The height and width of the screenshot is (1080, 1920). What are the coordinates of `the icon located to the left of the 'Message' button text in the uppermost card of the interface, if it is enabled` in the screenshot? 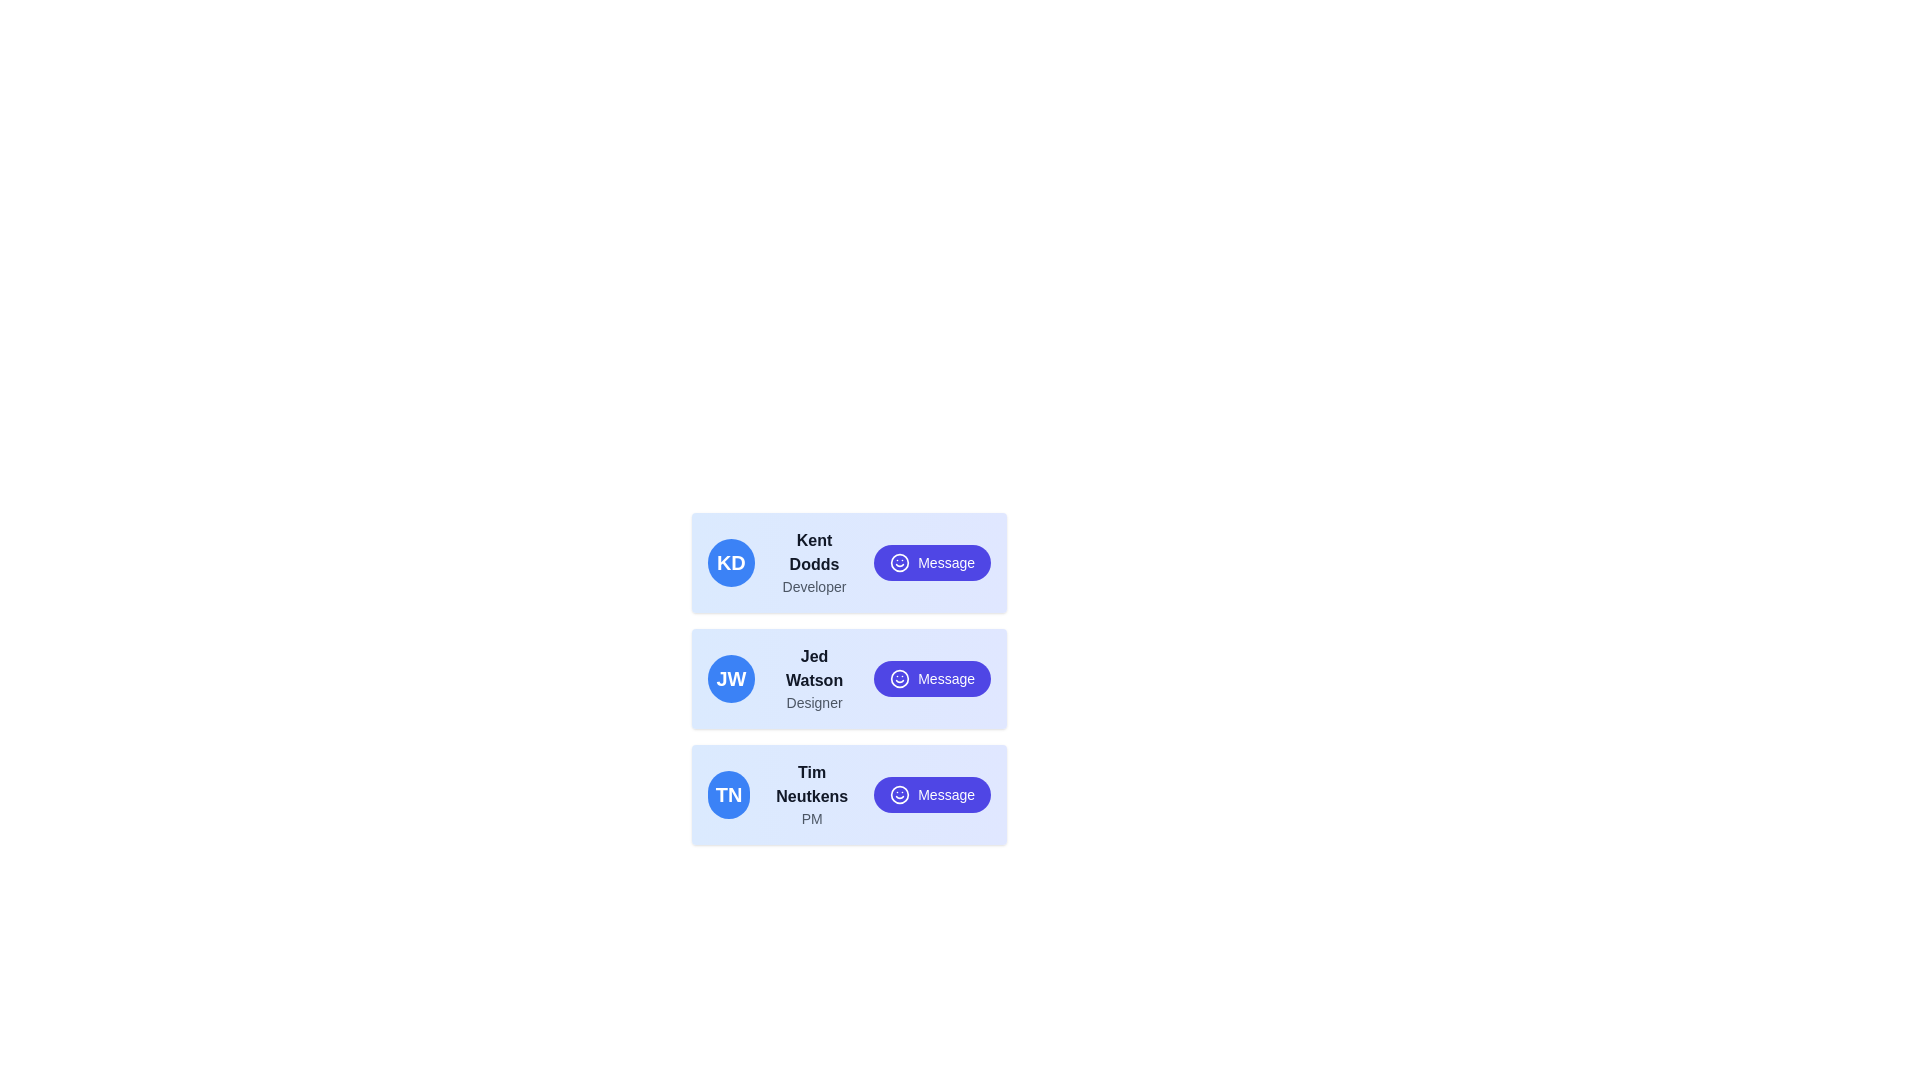 It's located at (899, 563).